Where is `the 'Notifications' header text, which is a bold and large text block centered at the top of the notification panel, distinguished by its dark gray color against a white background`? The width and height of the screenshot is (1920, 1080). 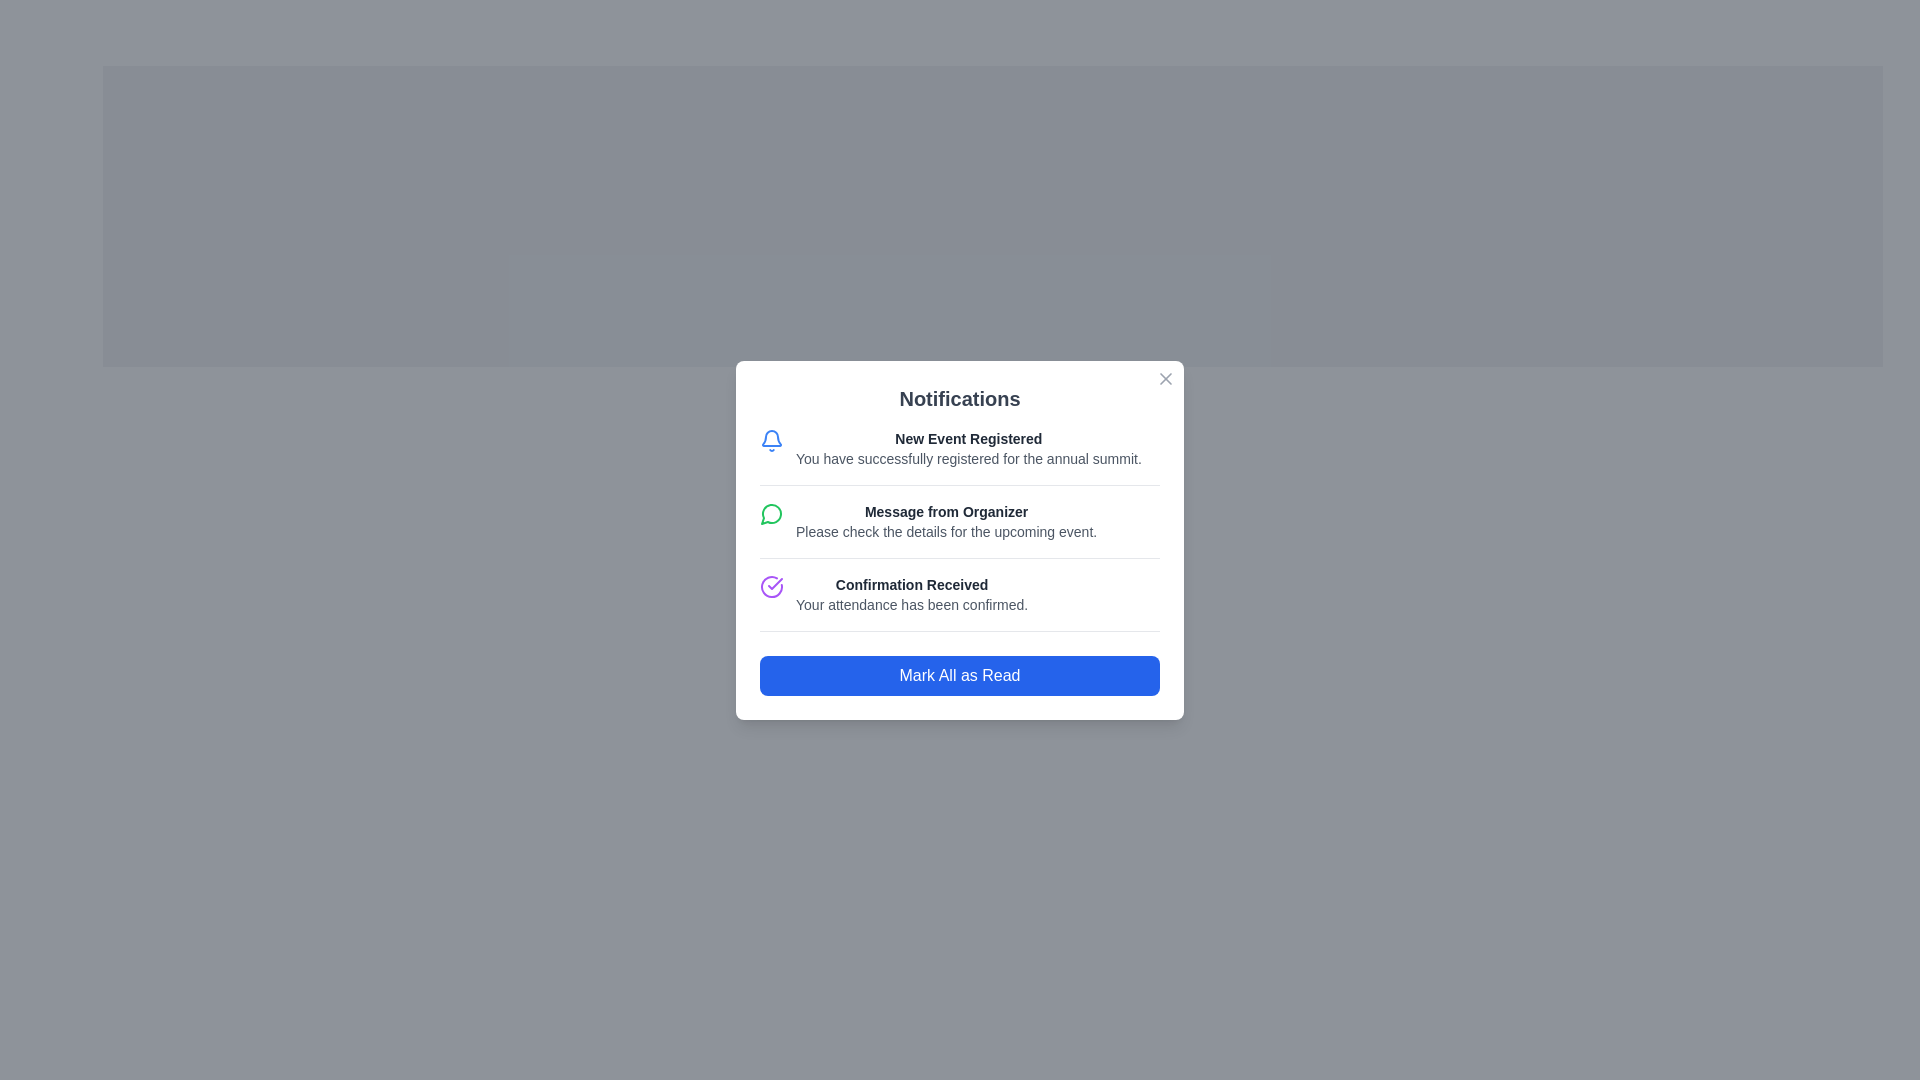
the 'Notifications' header text, which is a bold and large text block centered at the top of the notification panel, distinguished by its dark gray color against a white background is located at coordinates (960, 397).